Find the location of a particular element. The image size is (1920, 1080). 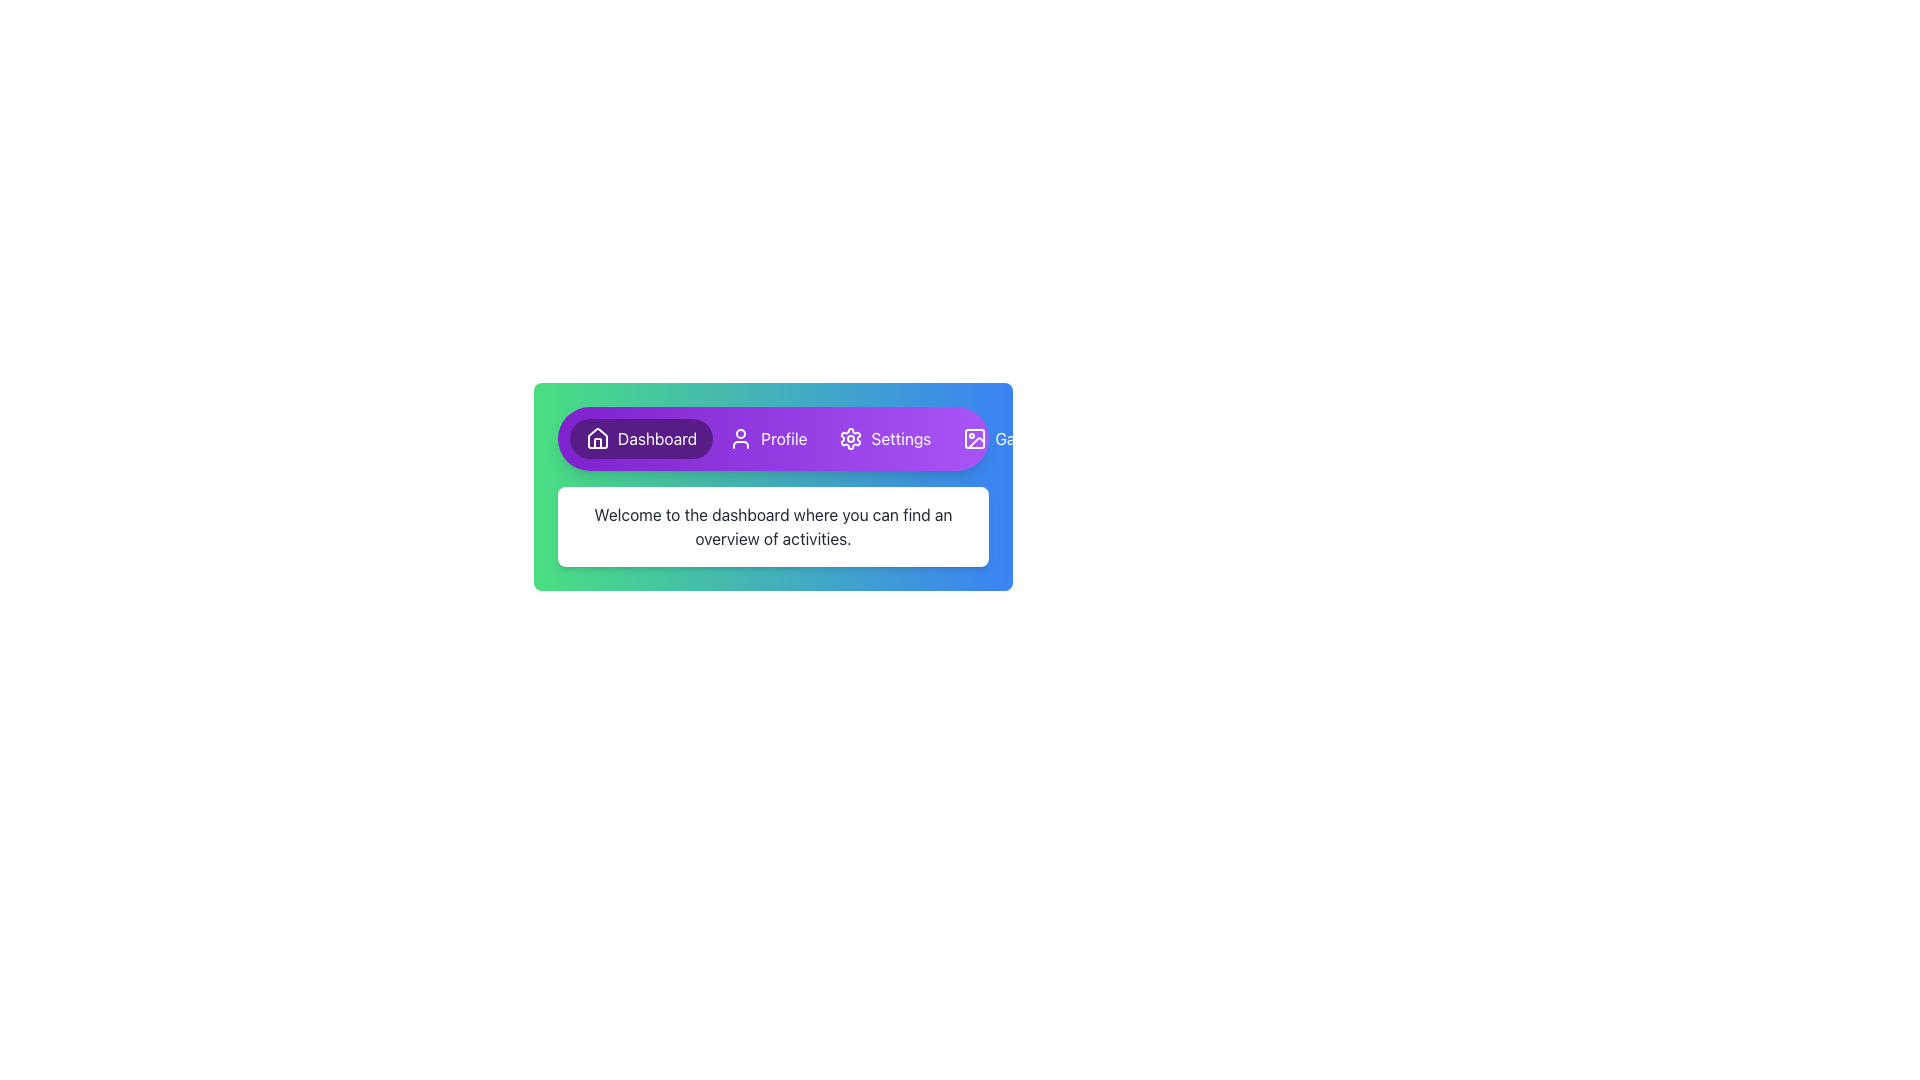

the house icon in the navigation menu is located at coordinates (597, 437).